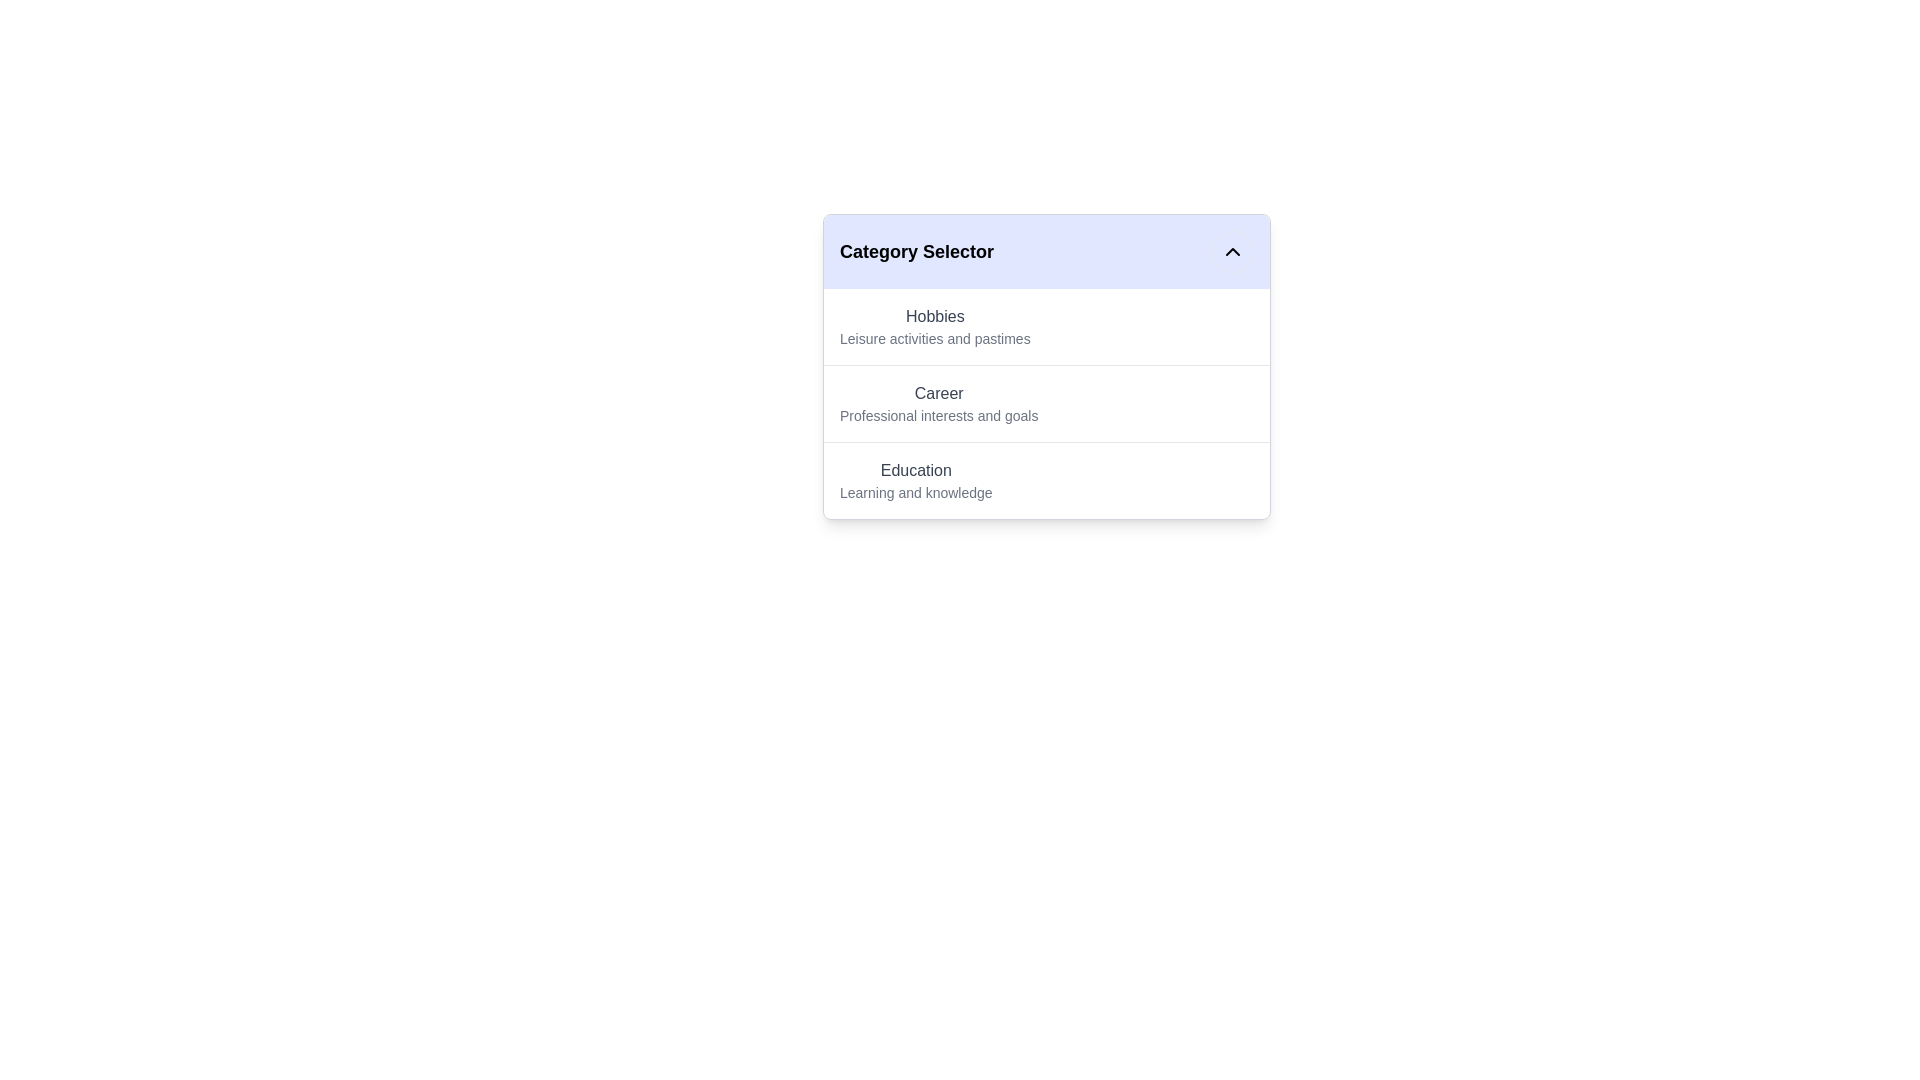  Describe the element at coordinates (934, 326) in the screenshot. I see `the Textual category item labeled 'Hobbies' for accessibility interactions` at that location.